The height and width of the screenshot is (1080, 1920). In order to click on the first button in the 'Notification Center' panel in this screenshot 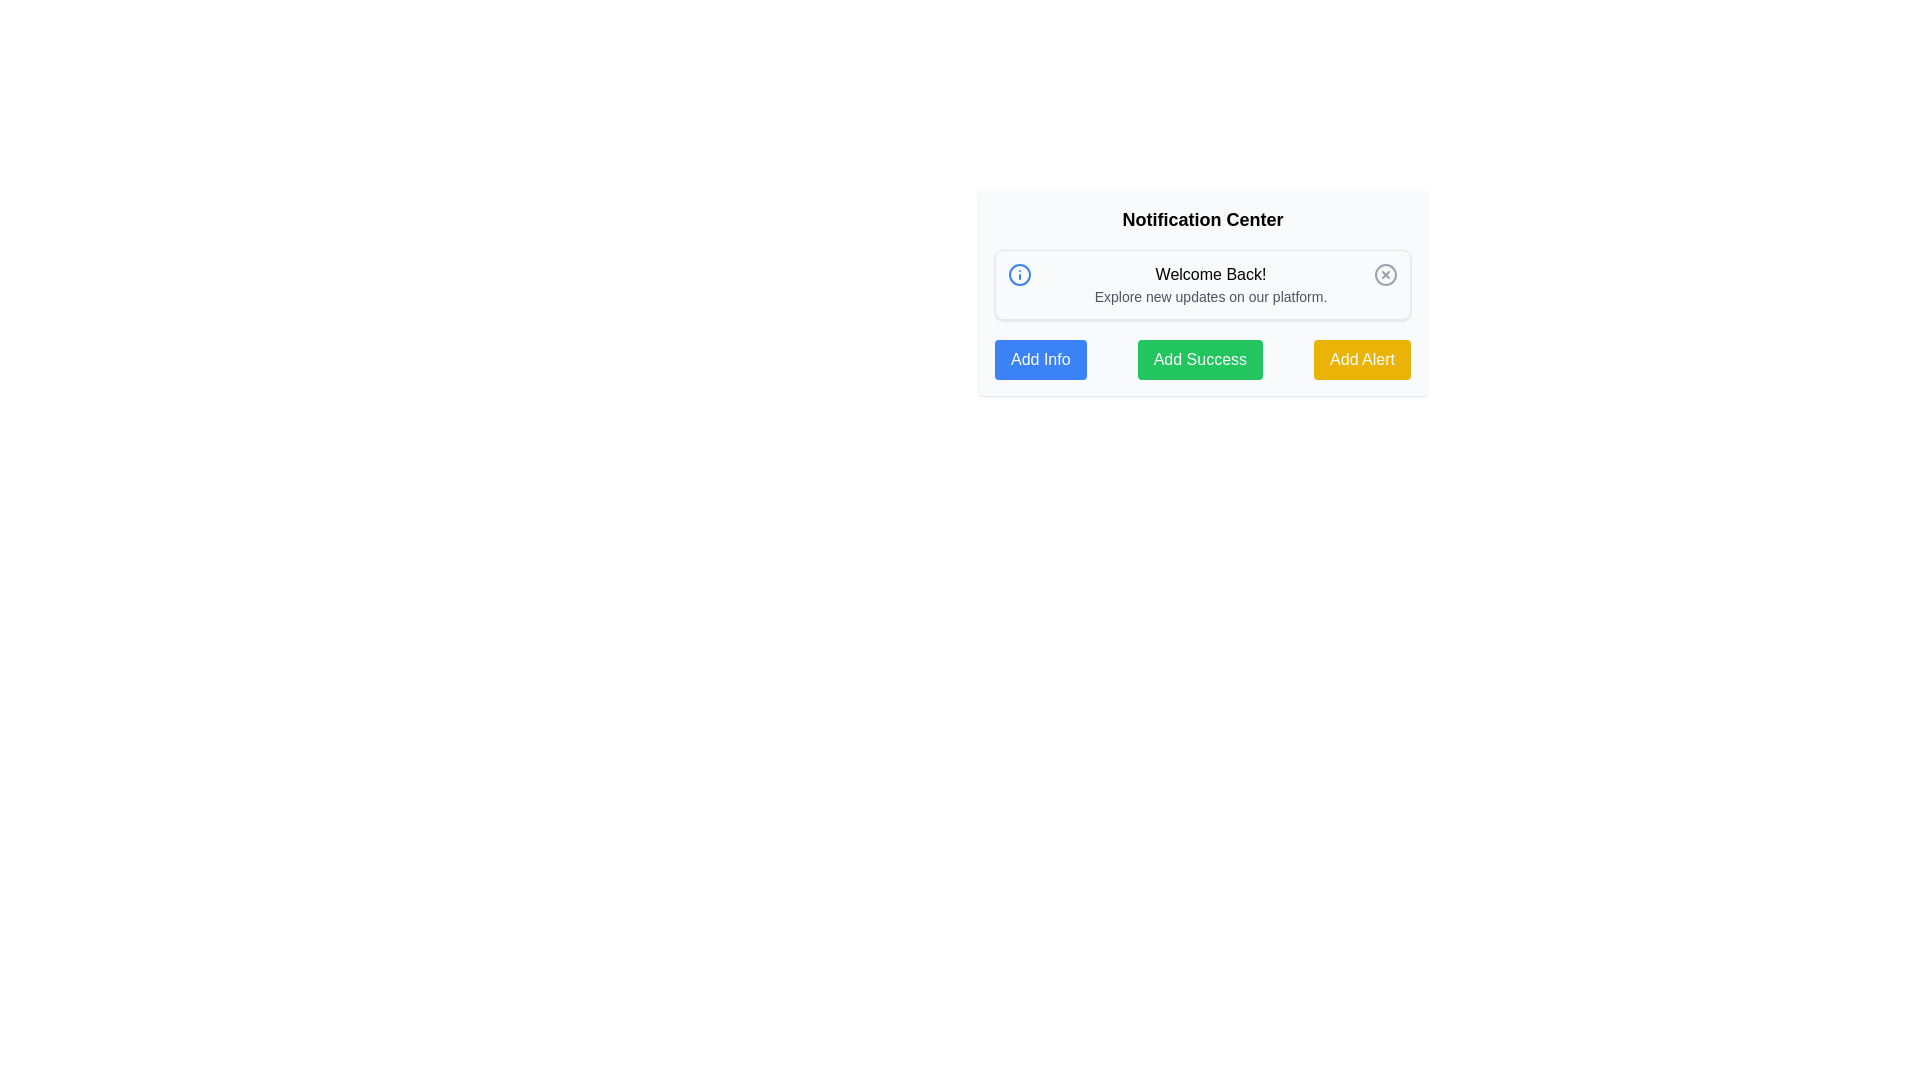, I will do `click(1040, 358)`.